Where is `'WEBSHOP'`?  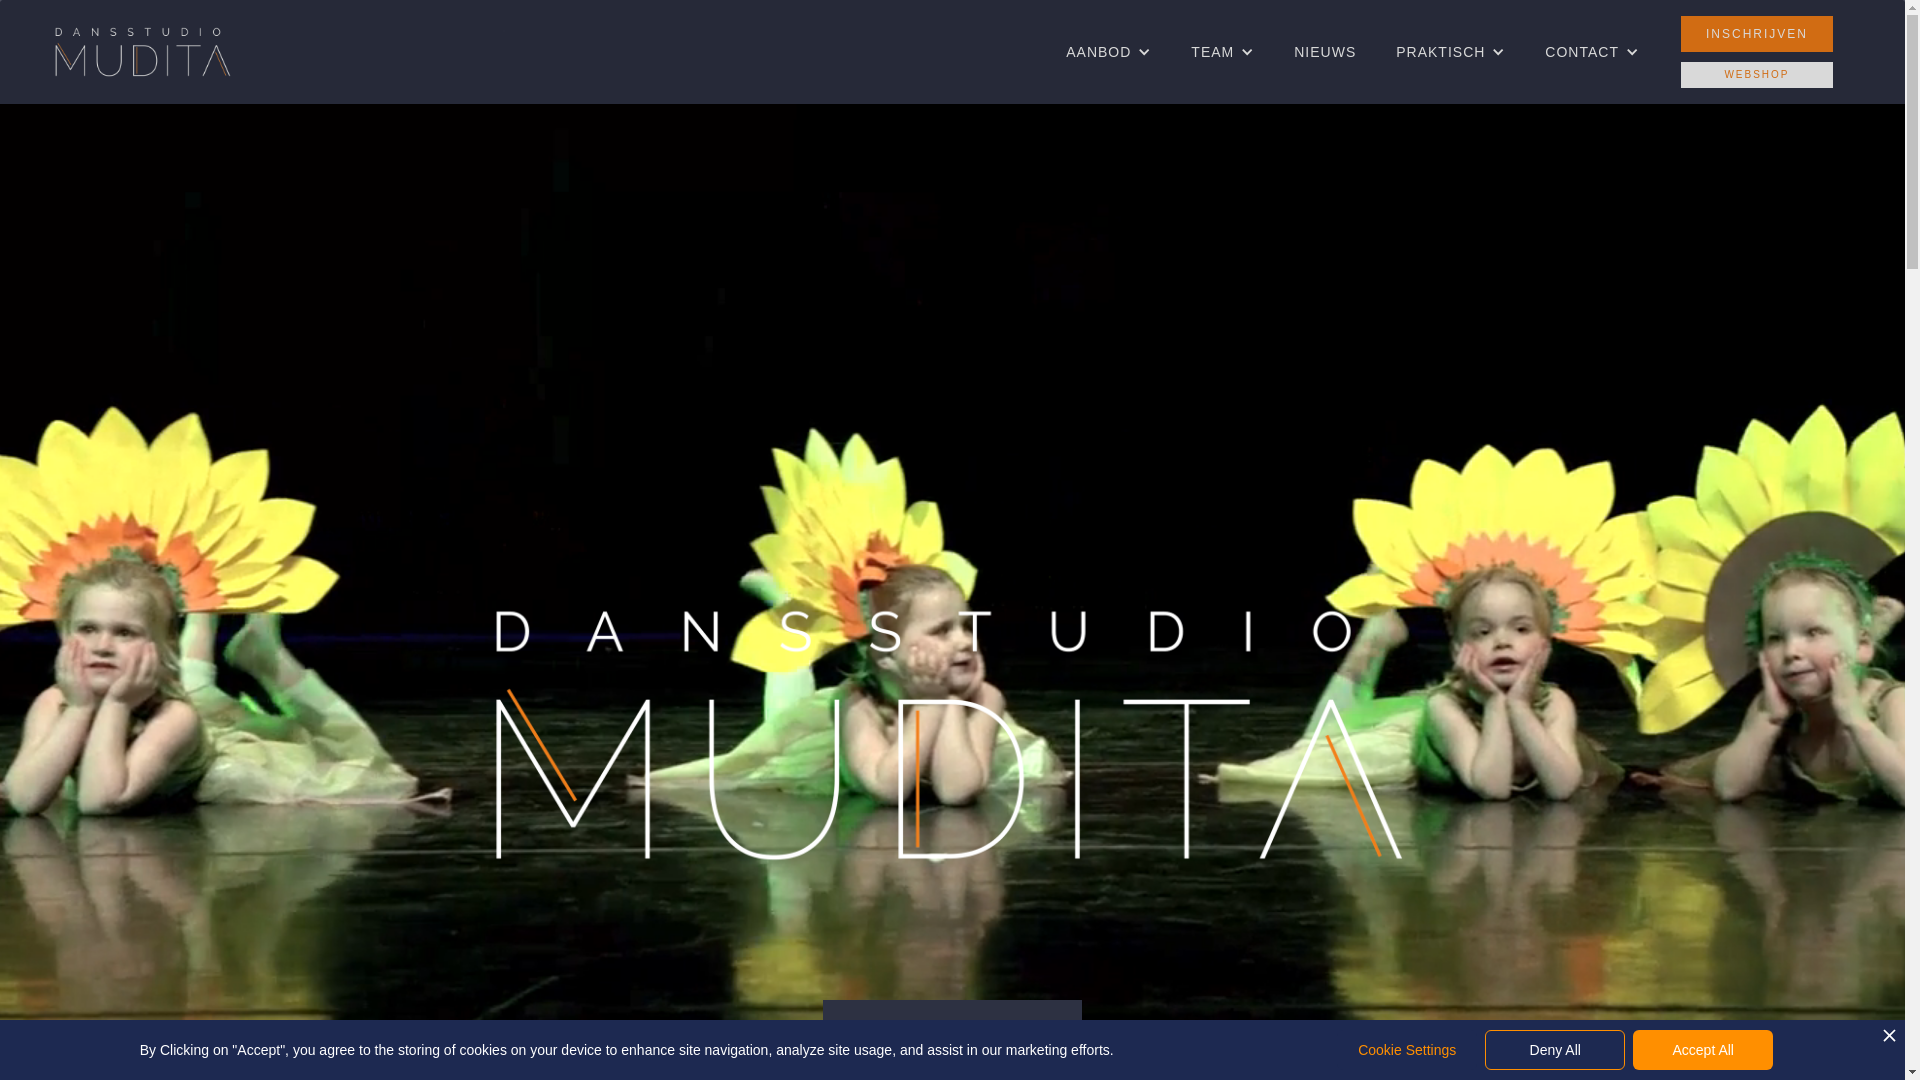 'WEBSHOP' is located at coordinates (1680, 73).